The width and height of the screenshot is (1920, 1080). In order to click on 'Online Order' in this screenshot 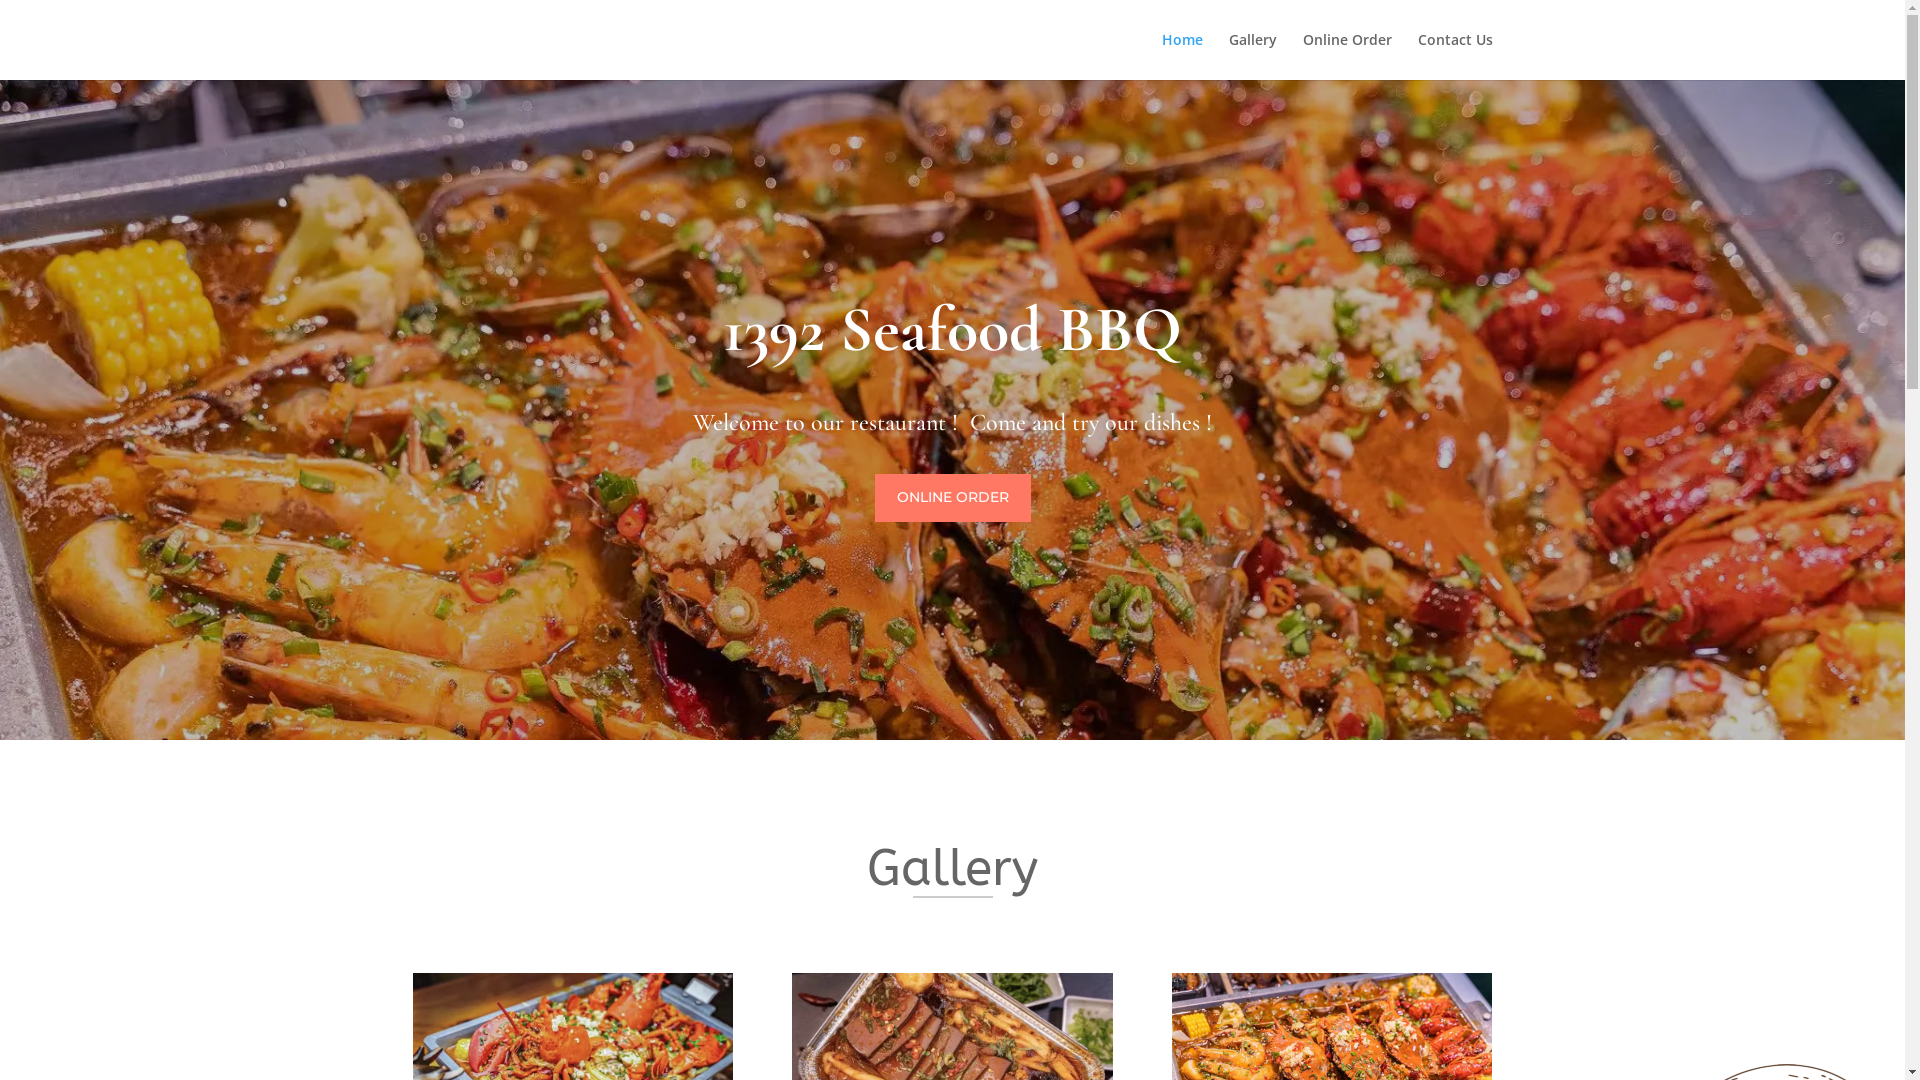, I will do `click(1346, 55)`.